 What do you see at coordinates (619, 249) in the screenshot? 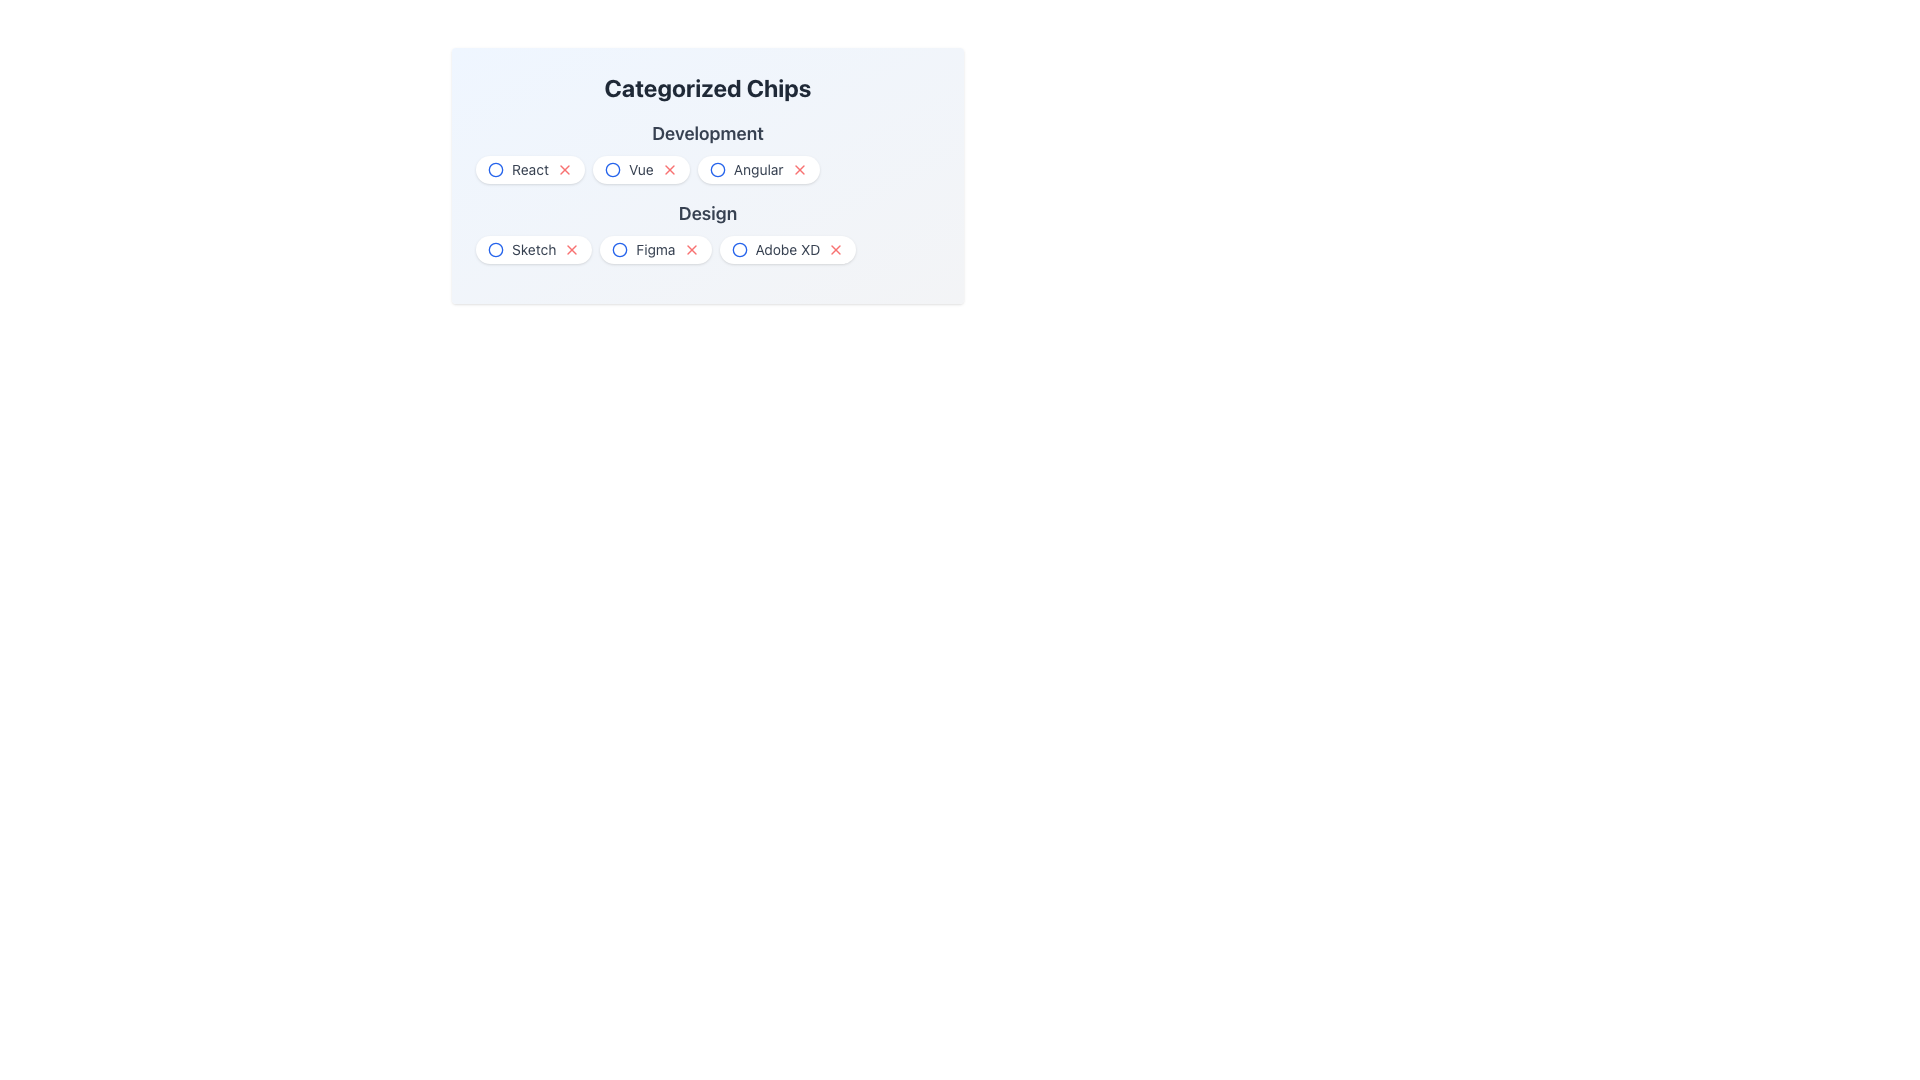
I see `the circular radio button indicator with a blue border located in the 'Design' section, second row, second from the left, to trigger hover effects` at bounding box center [619, 249].